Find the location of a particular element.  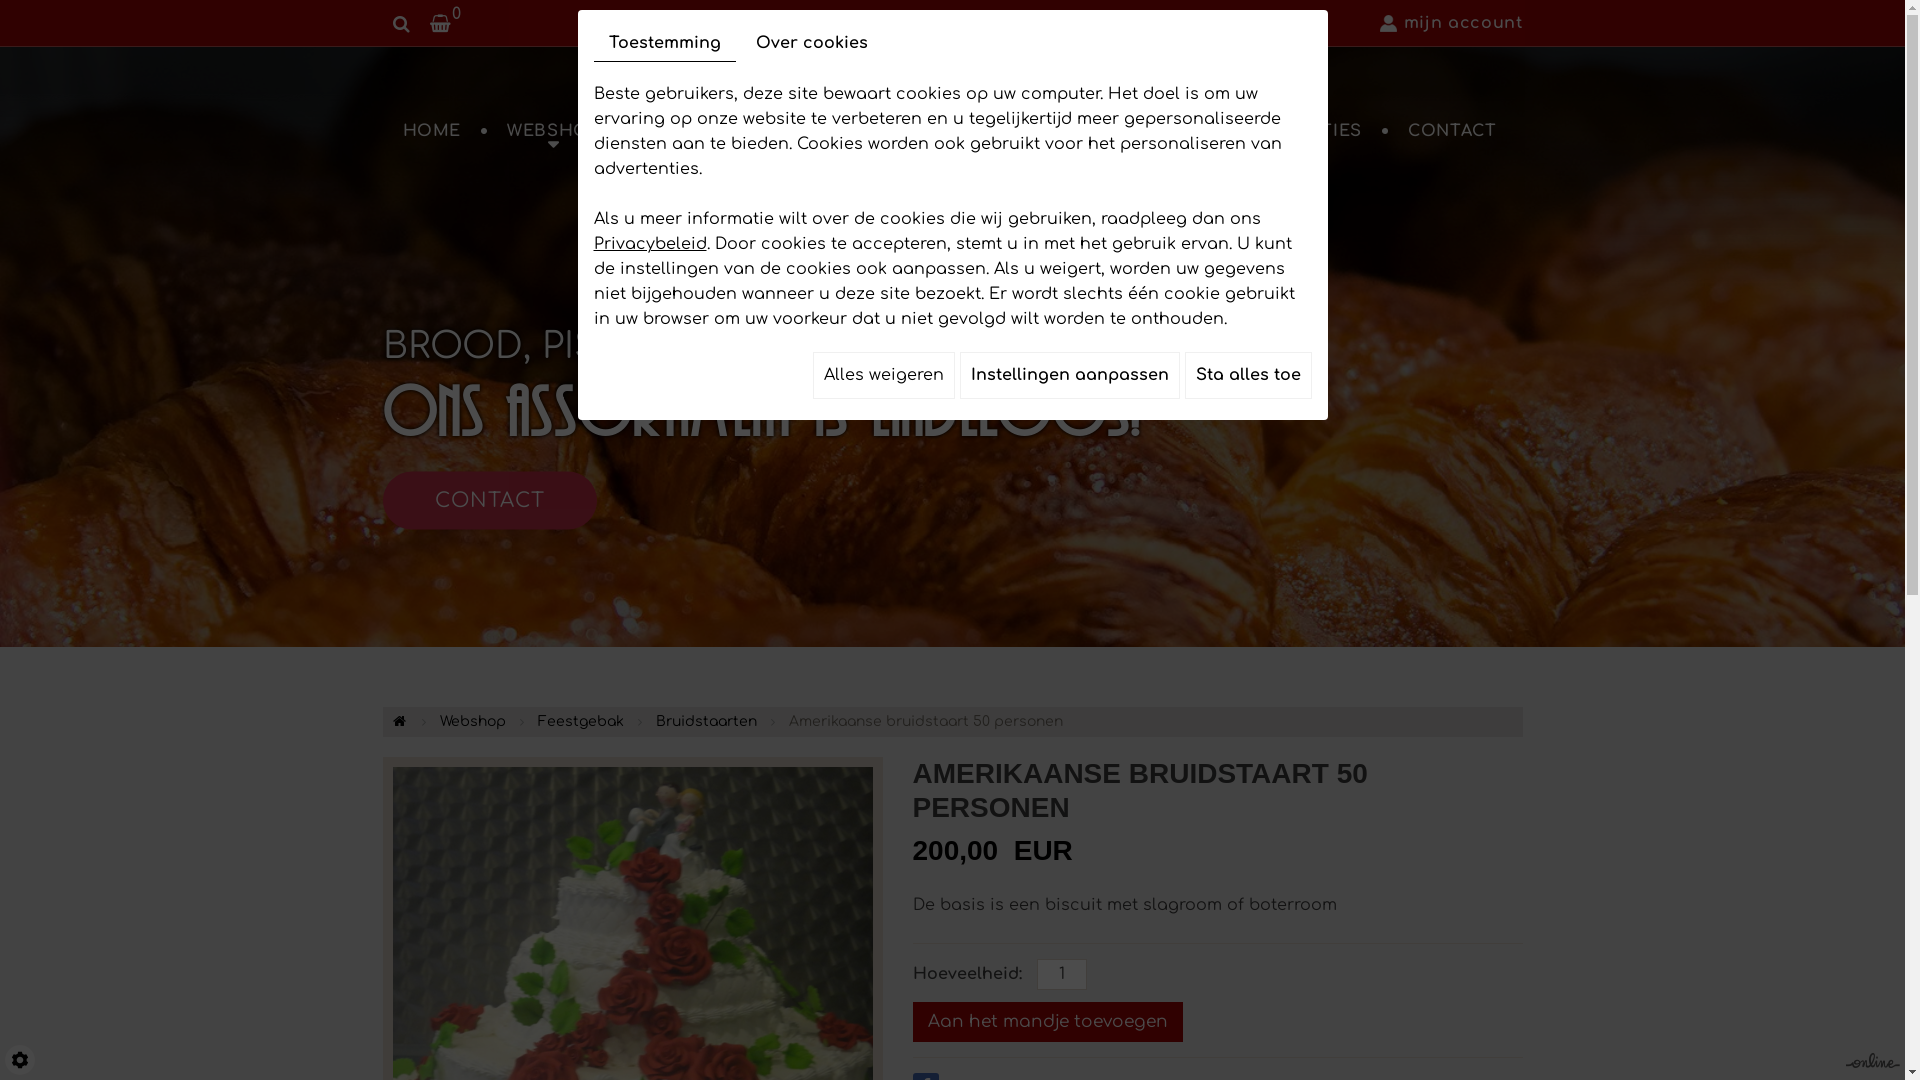

'Aan het mandje toevoegen' is located at coordinates (1045, 1022).